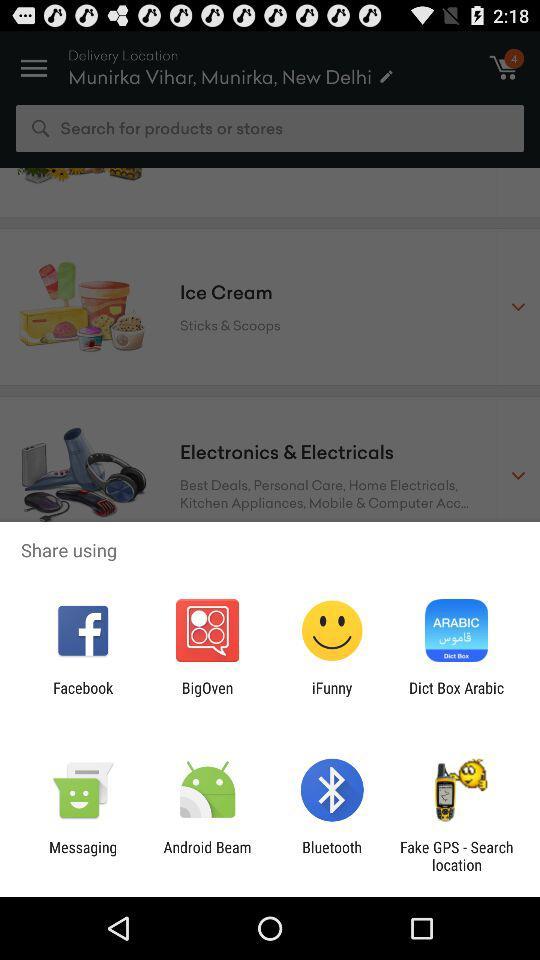 This screenshot has width=540, height=960. What do you see at coordinates (332, 855) in the screenshot?
I see `icon to the right of android beam icon` at bounding box center [332, 855].